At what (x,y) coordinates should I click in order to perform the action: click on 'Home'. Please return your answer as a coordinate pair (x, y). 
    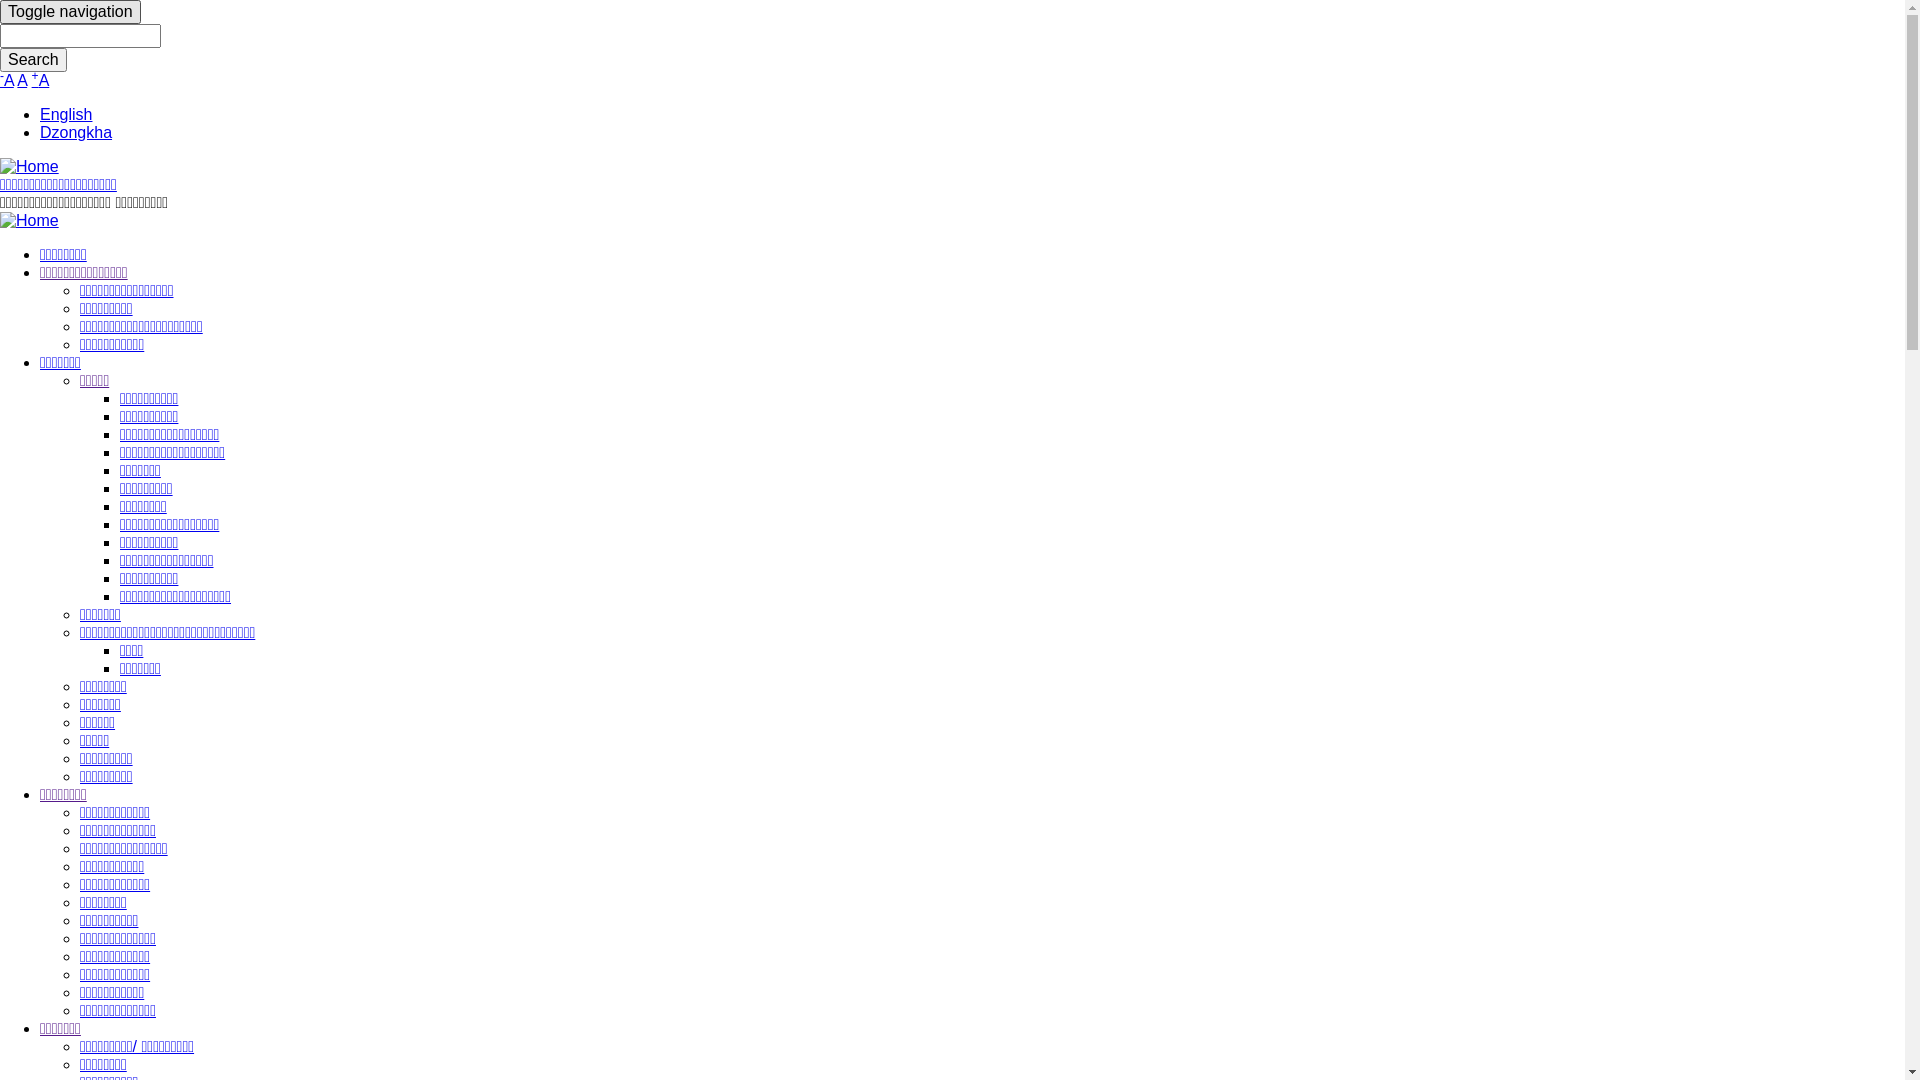
    Looking at the image, I should click on (29, 220).